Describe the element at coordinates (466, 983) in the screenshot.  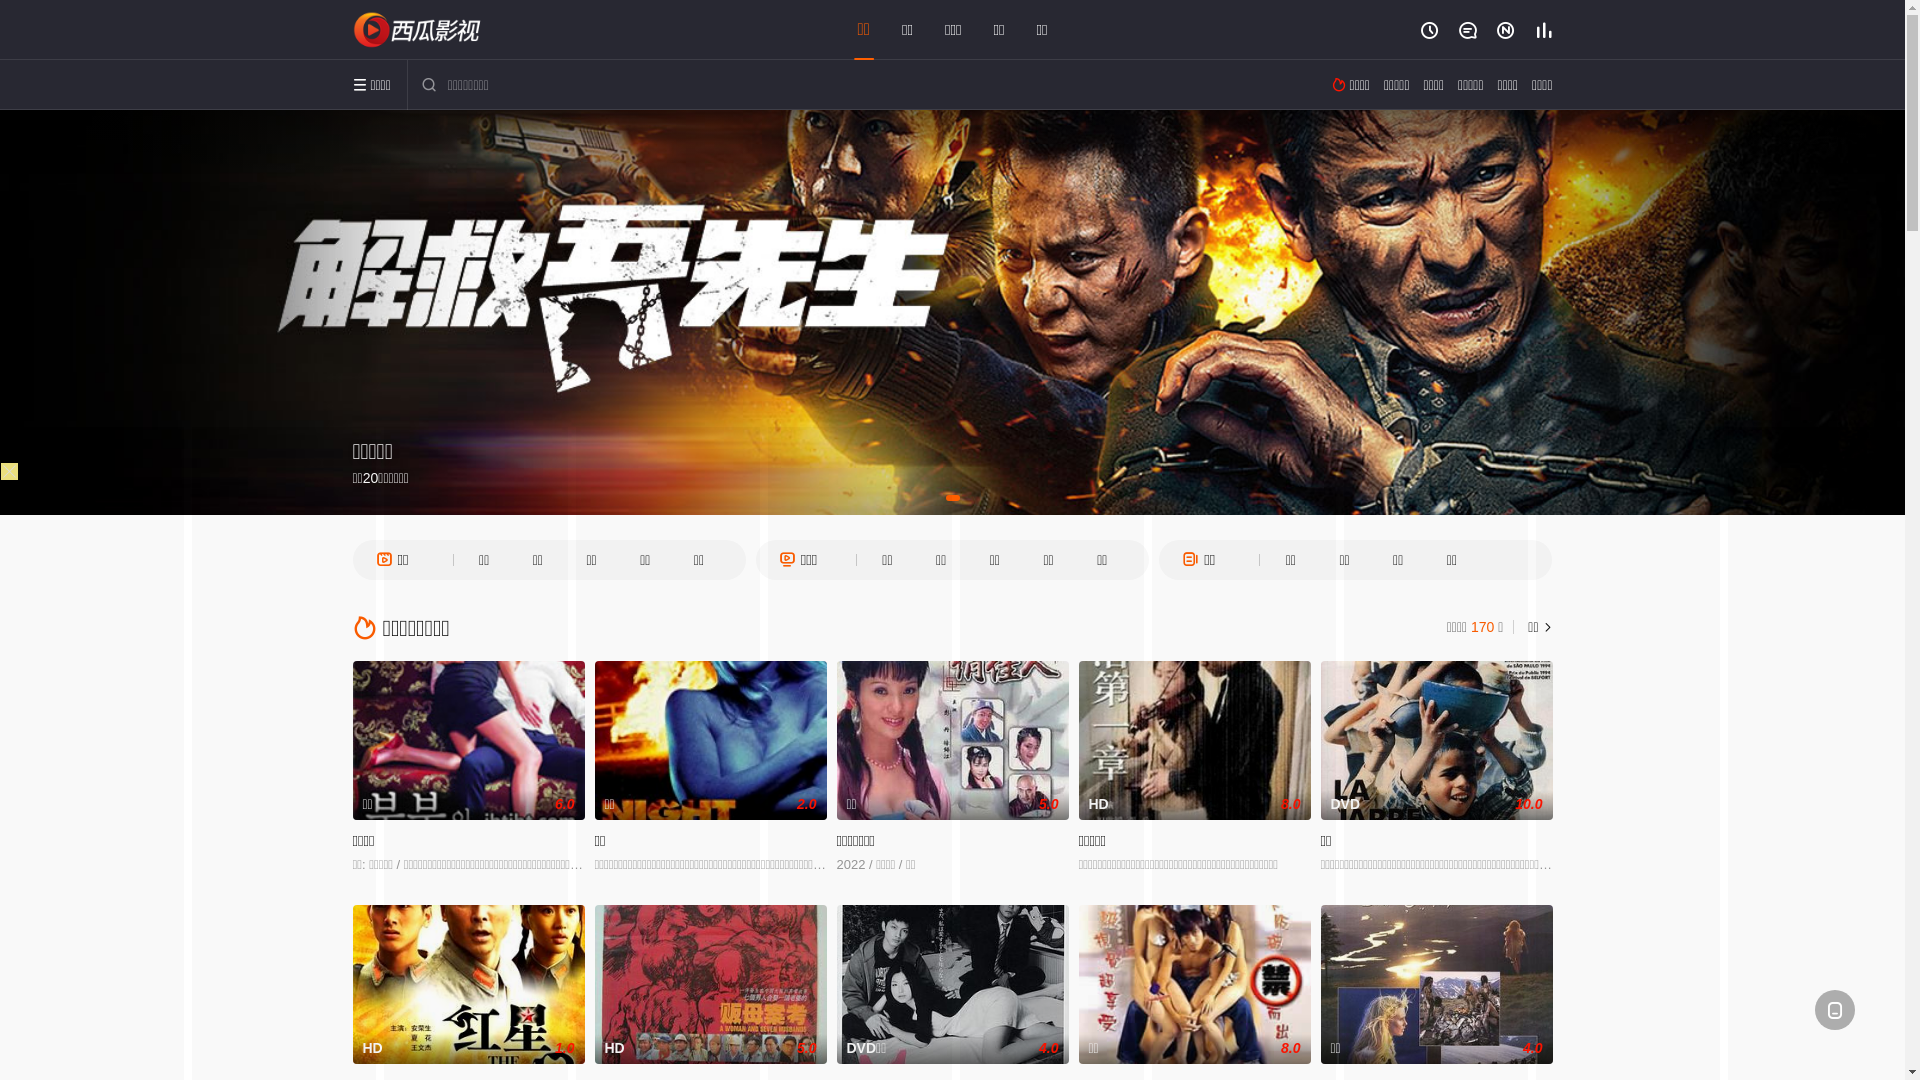
I see `'HD` at that location.